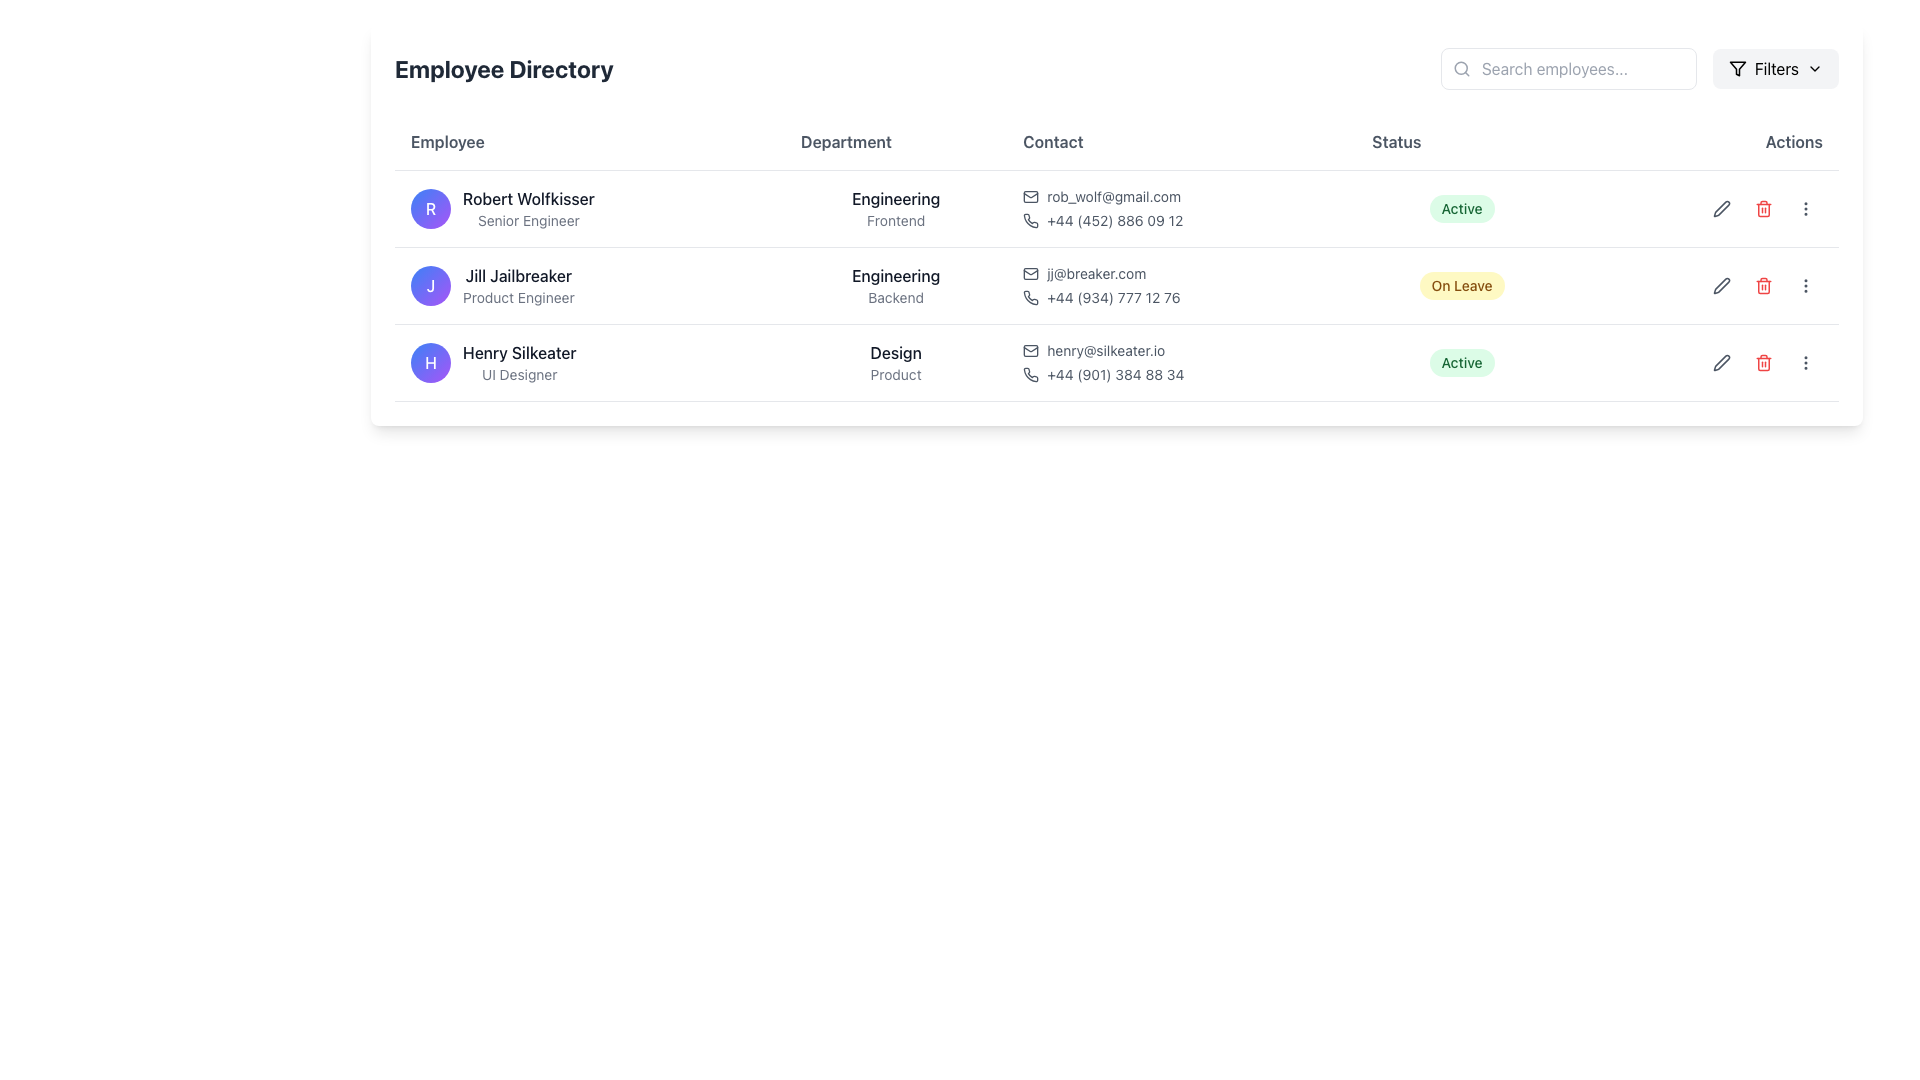 The width and height of the screenshot is (1920, 1080). What do you see at coordinates (895, 220) in the screenshot?
I see `the 'Frontend' text label element located under the 'Engineering' heading in the 'Department' column for Robert Wolfkisser` at bounding box center [895, 220].